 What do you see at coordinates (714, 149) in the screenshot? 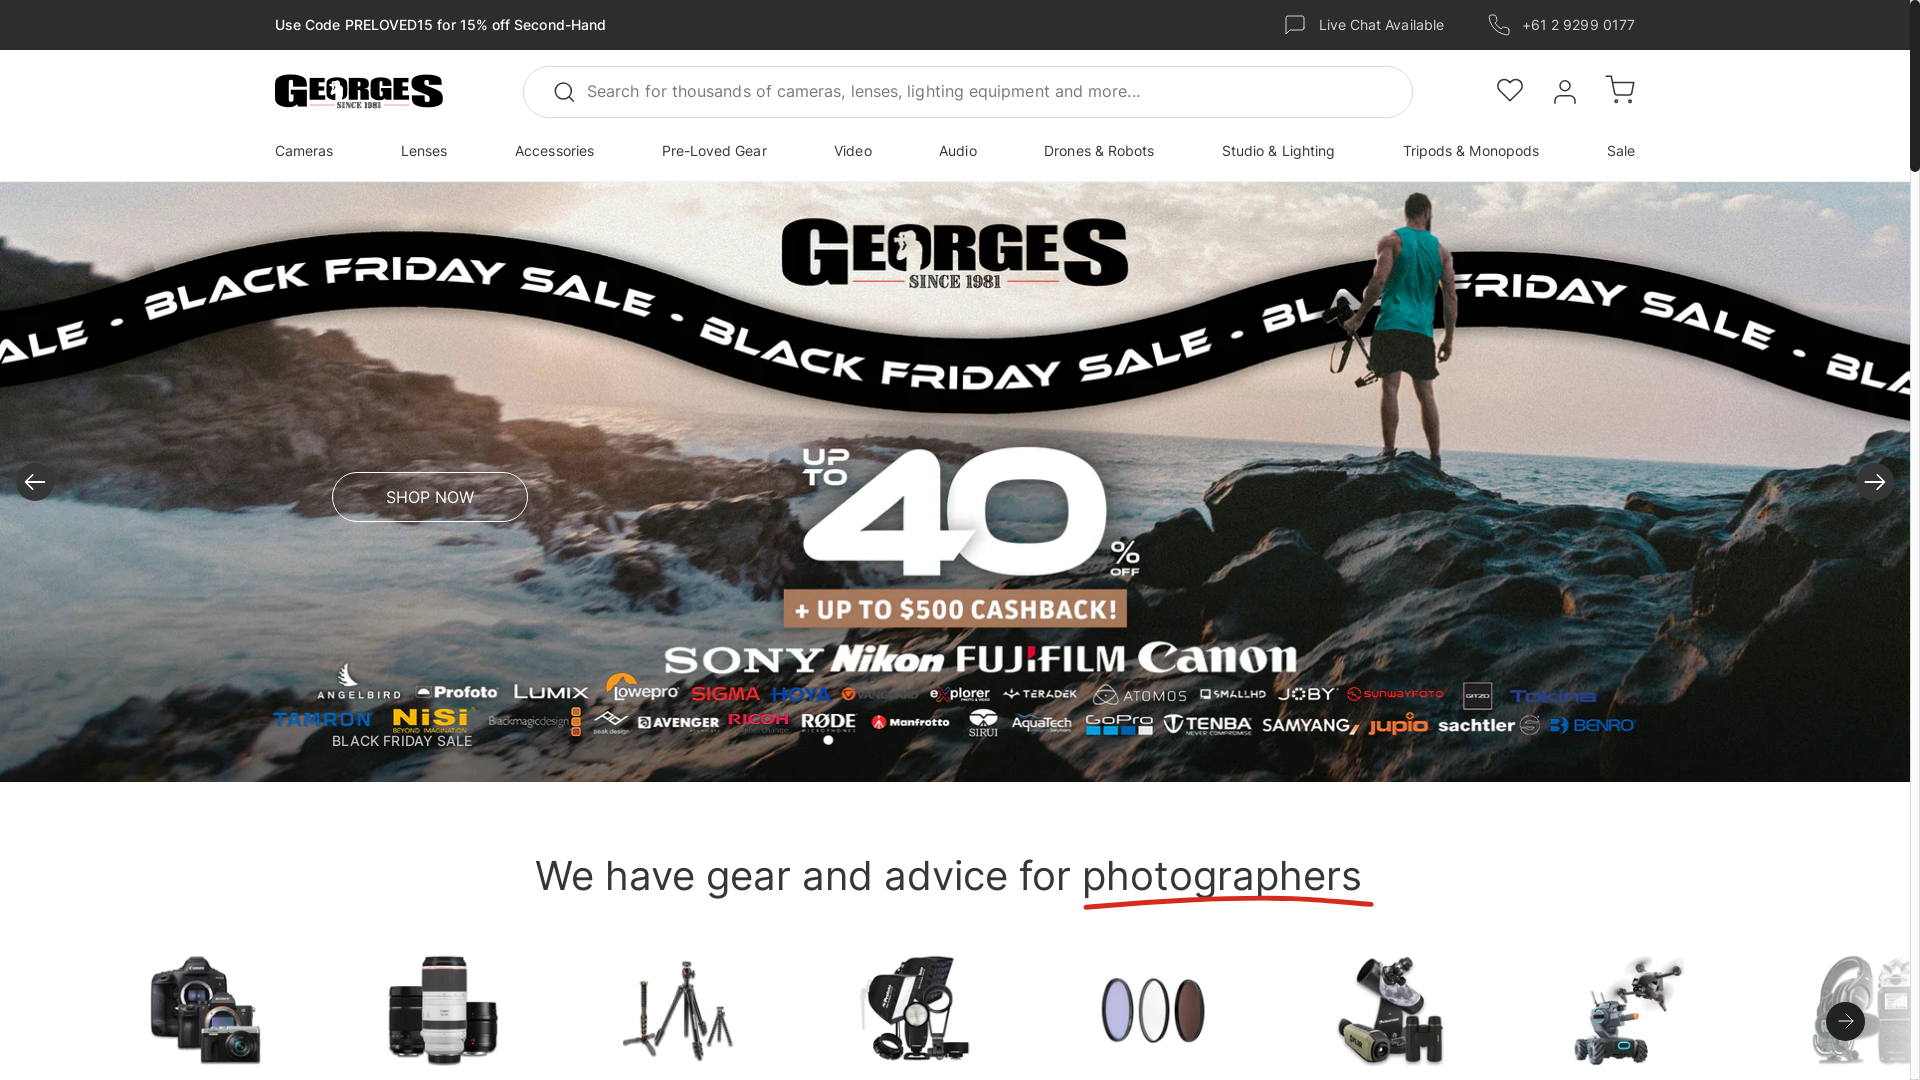
I see `'Pre-Loved Gear'` at bounding box center [714, 149].